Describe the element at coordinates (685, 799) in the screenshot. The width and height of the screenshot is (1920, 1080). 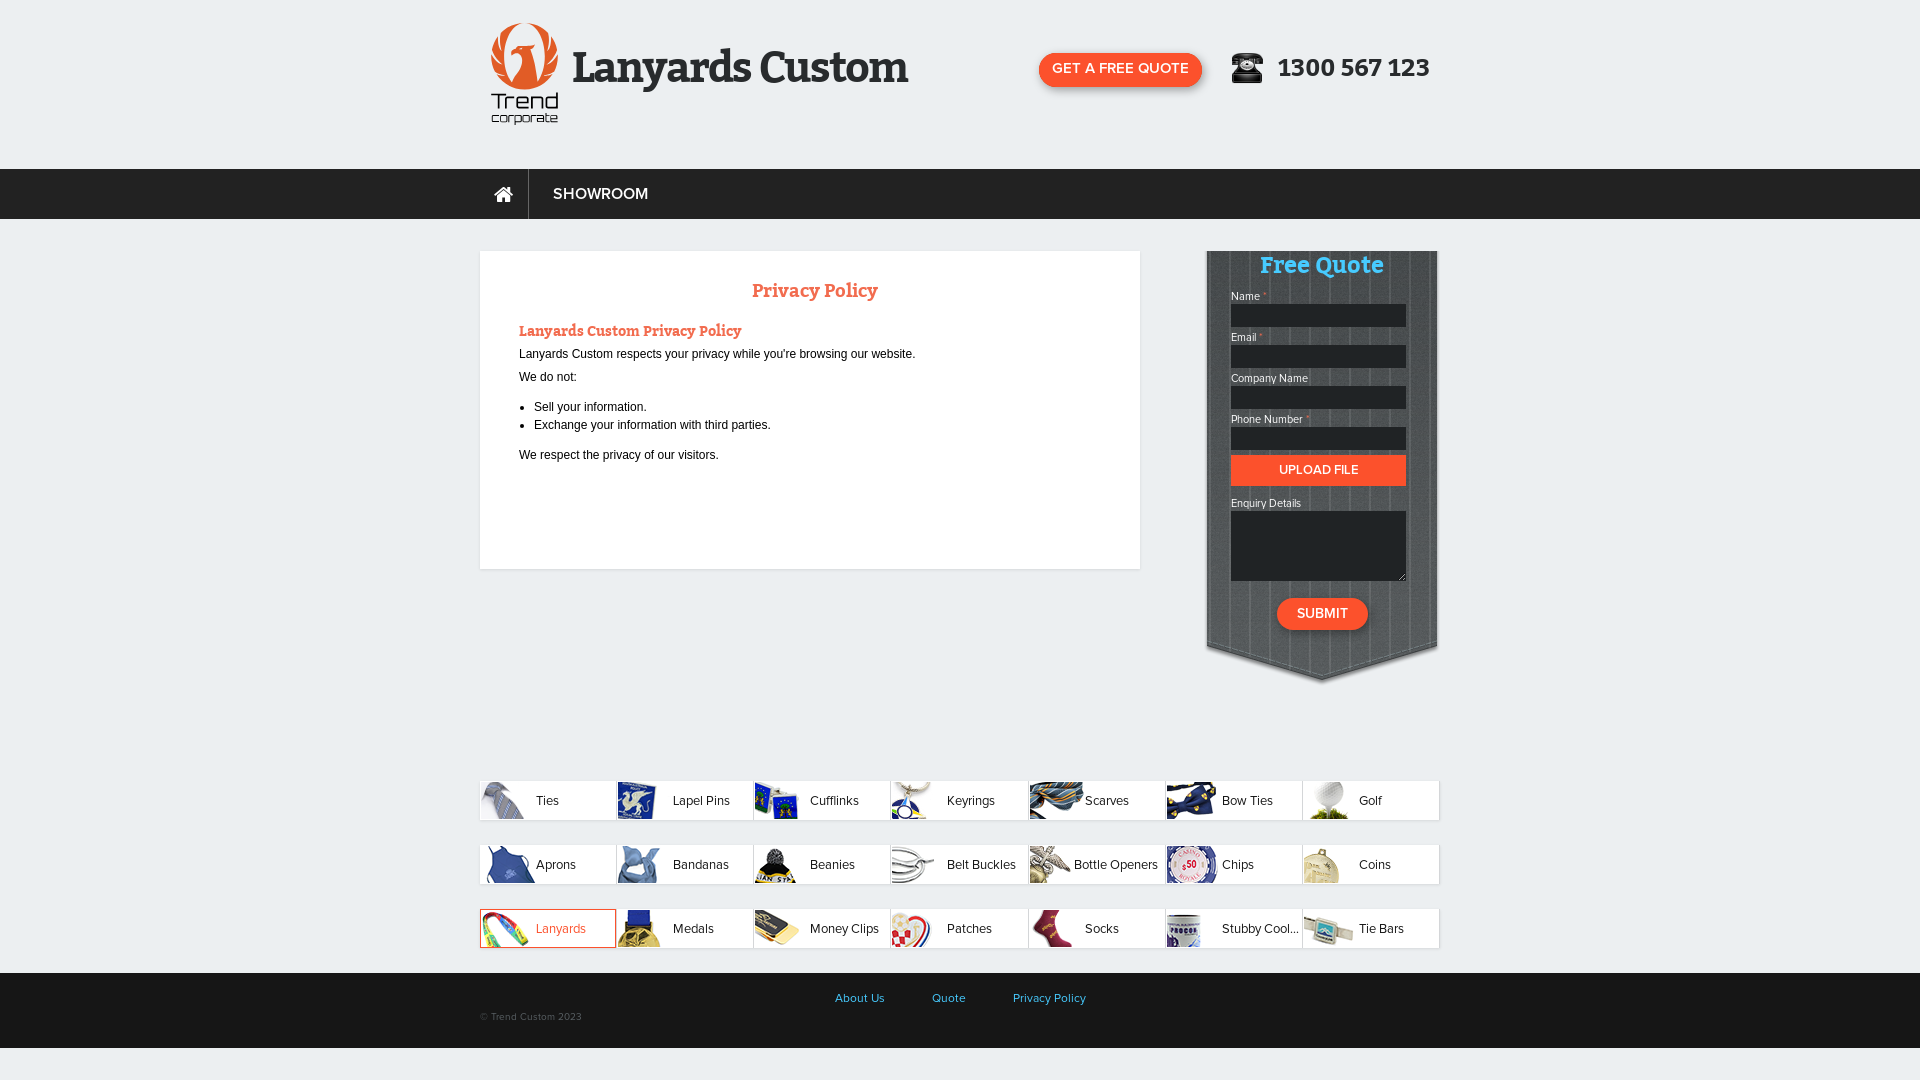
I see `'Lapel Pins'` at that location.